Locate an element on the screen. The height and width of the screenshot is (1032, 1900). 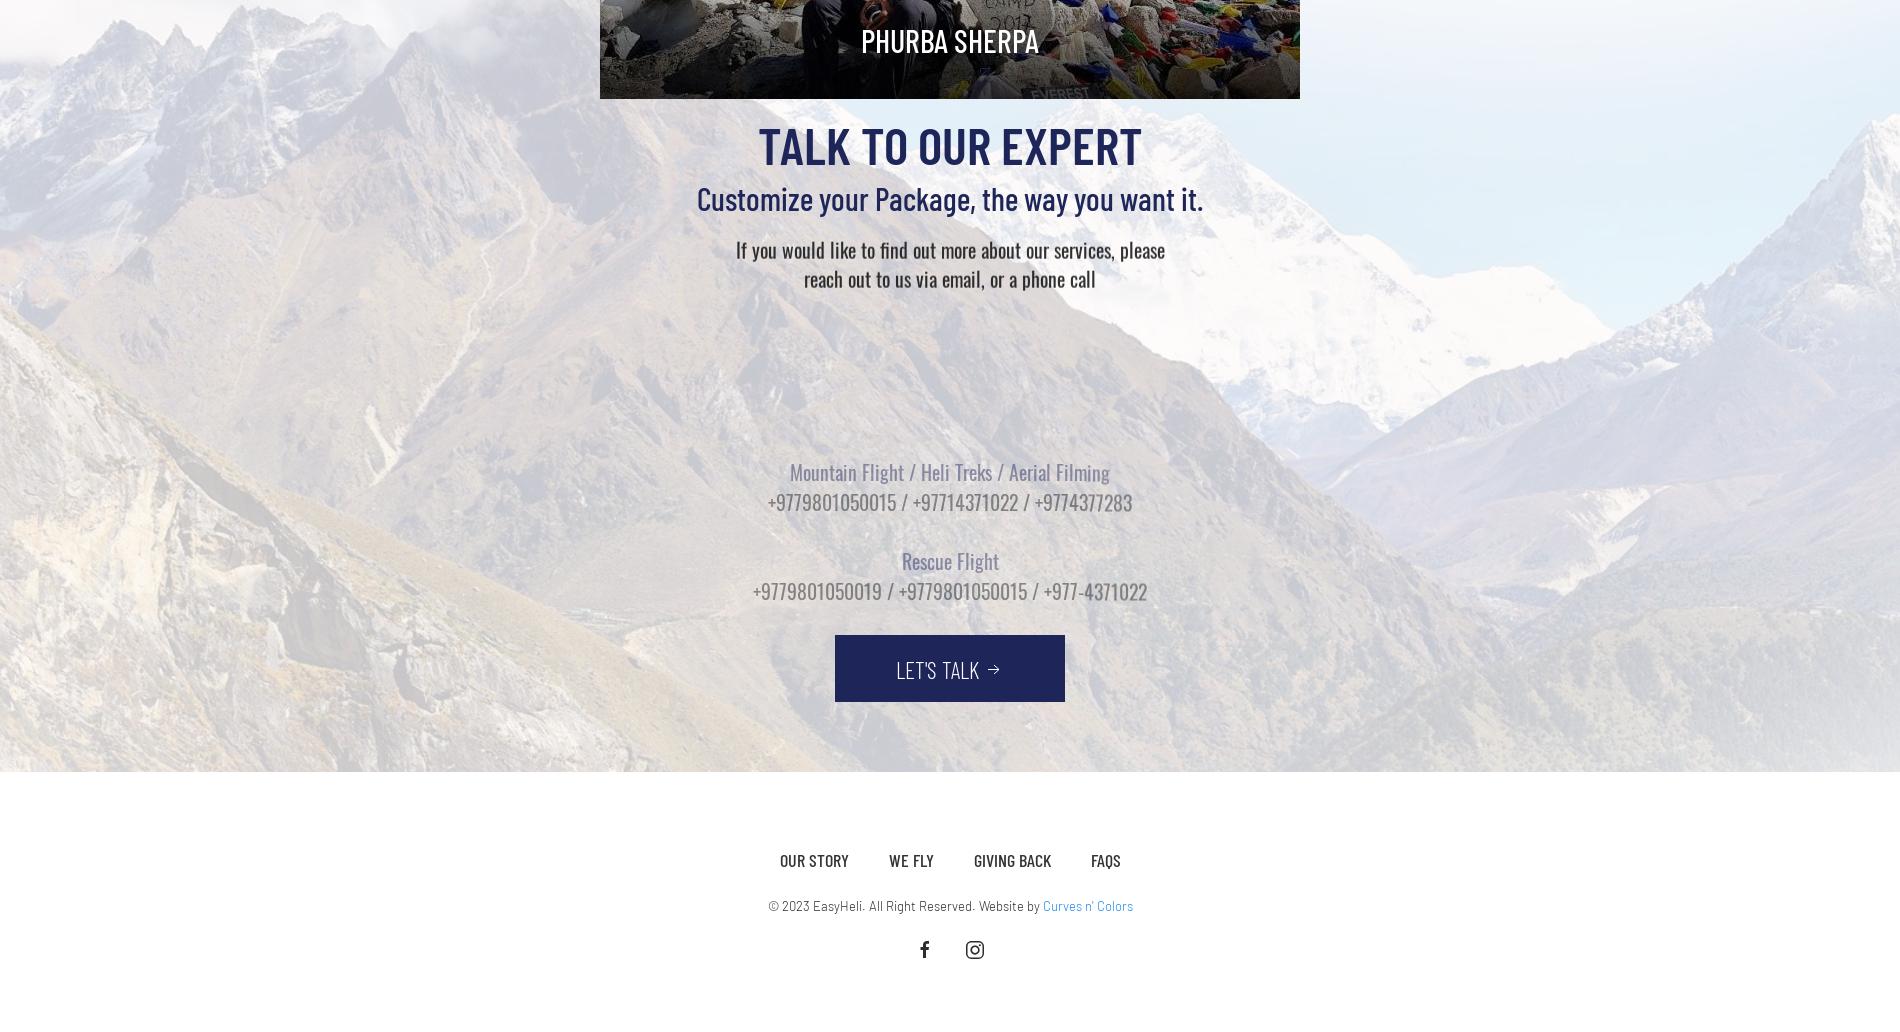
'Mountain Flight / Heli Treks / Aerial Filming' is located at coordinates (789, 340).